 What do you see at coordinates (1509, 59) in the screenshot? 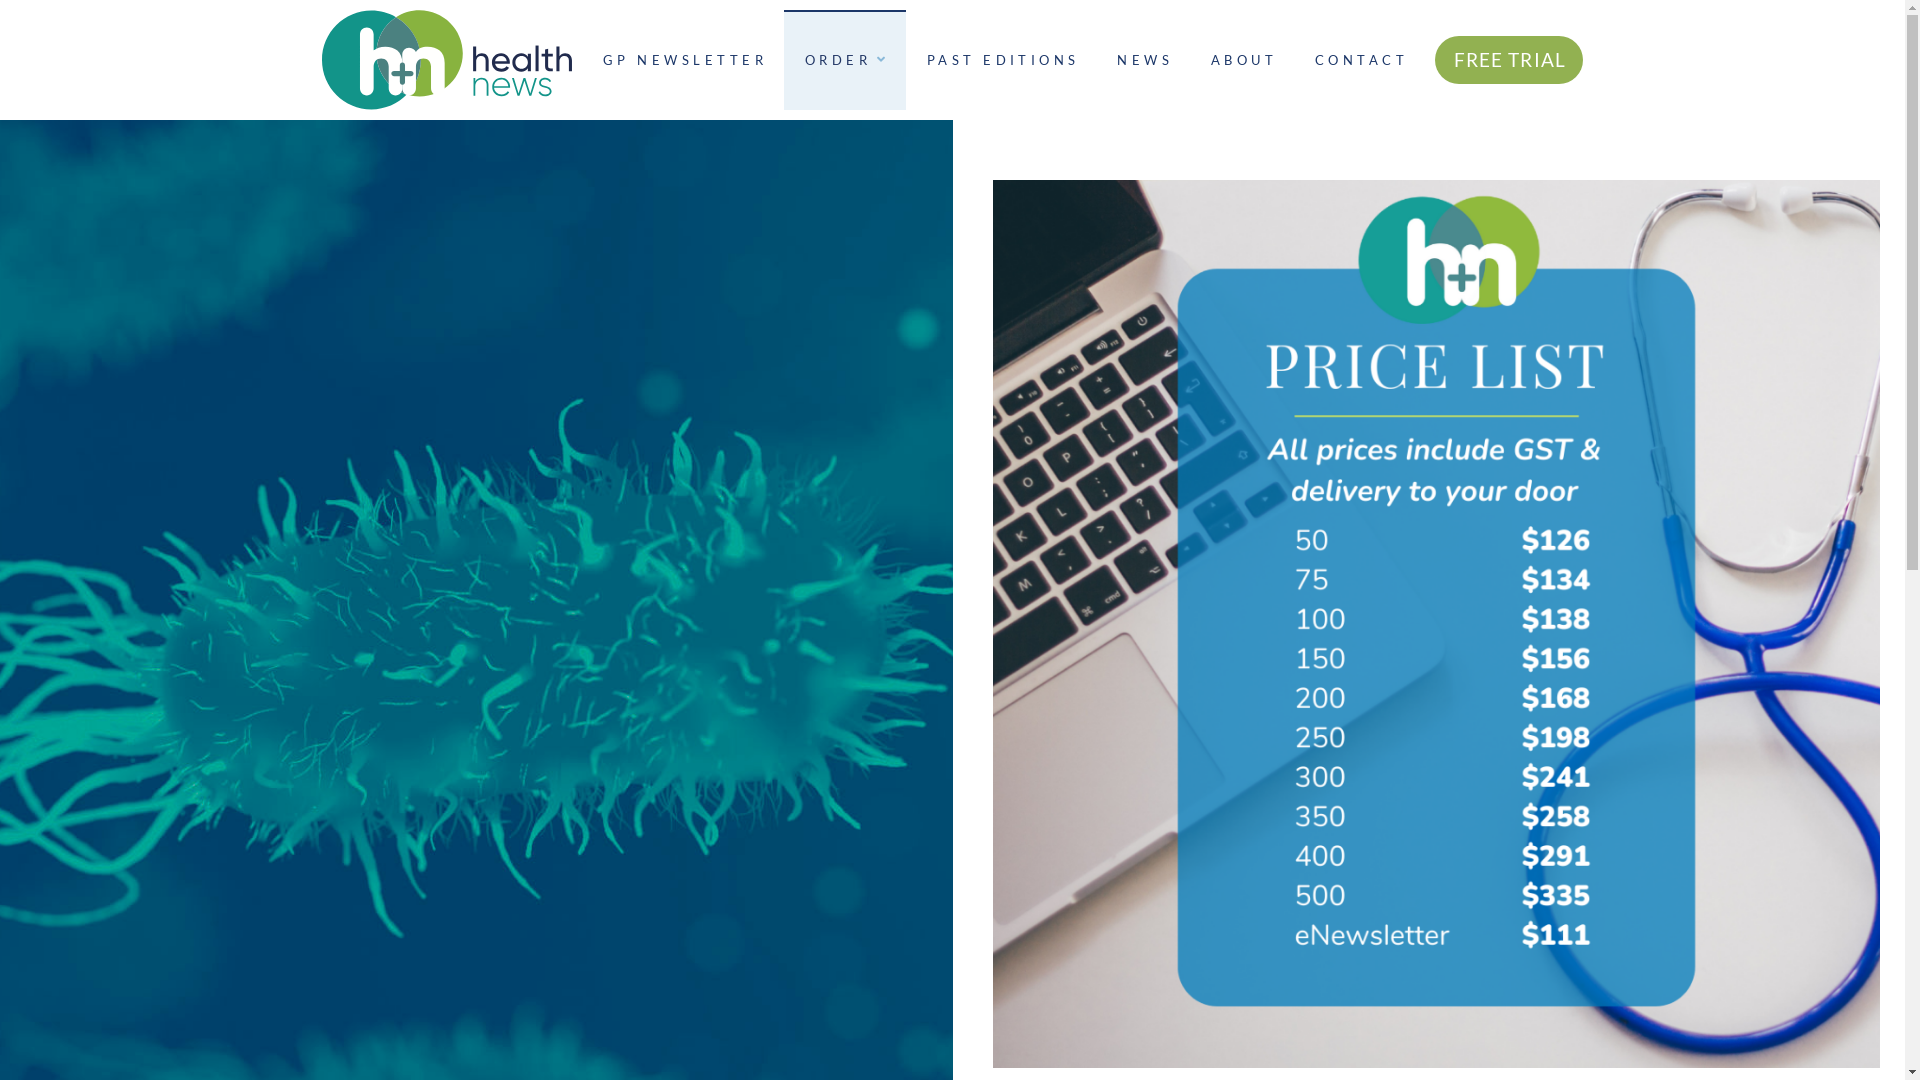
I see `'FREE TRIAL'` at bounding box center [1509, 59].